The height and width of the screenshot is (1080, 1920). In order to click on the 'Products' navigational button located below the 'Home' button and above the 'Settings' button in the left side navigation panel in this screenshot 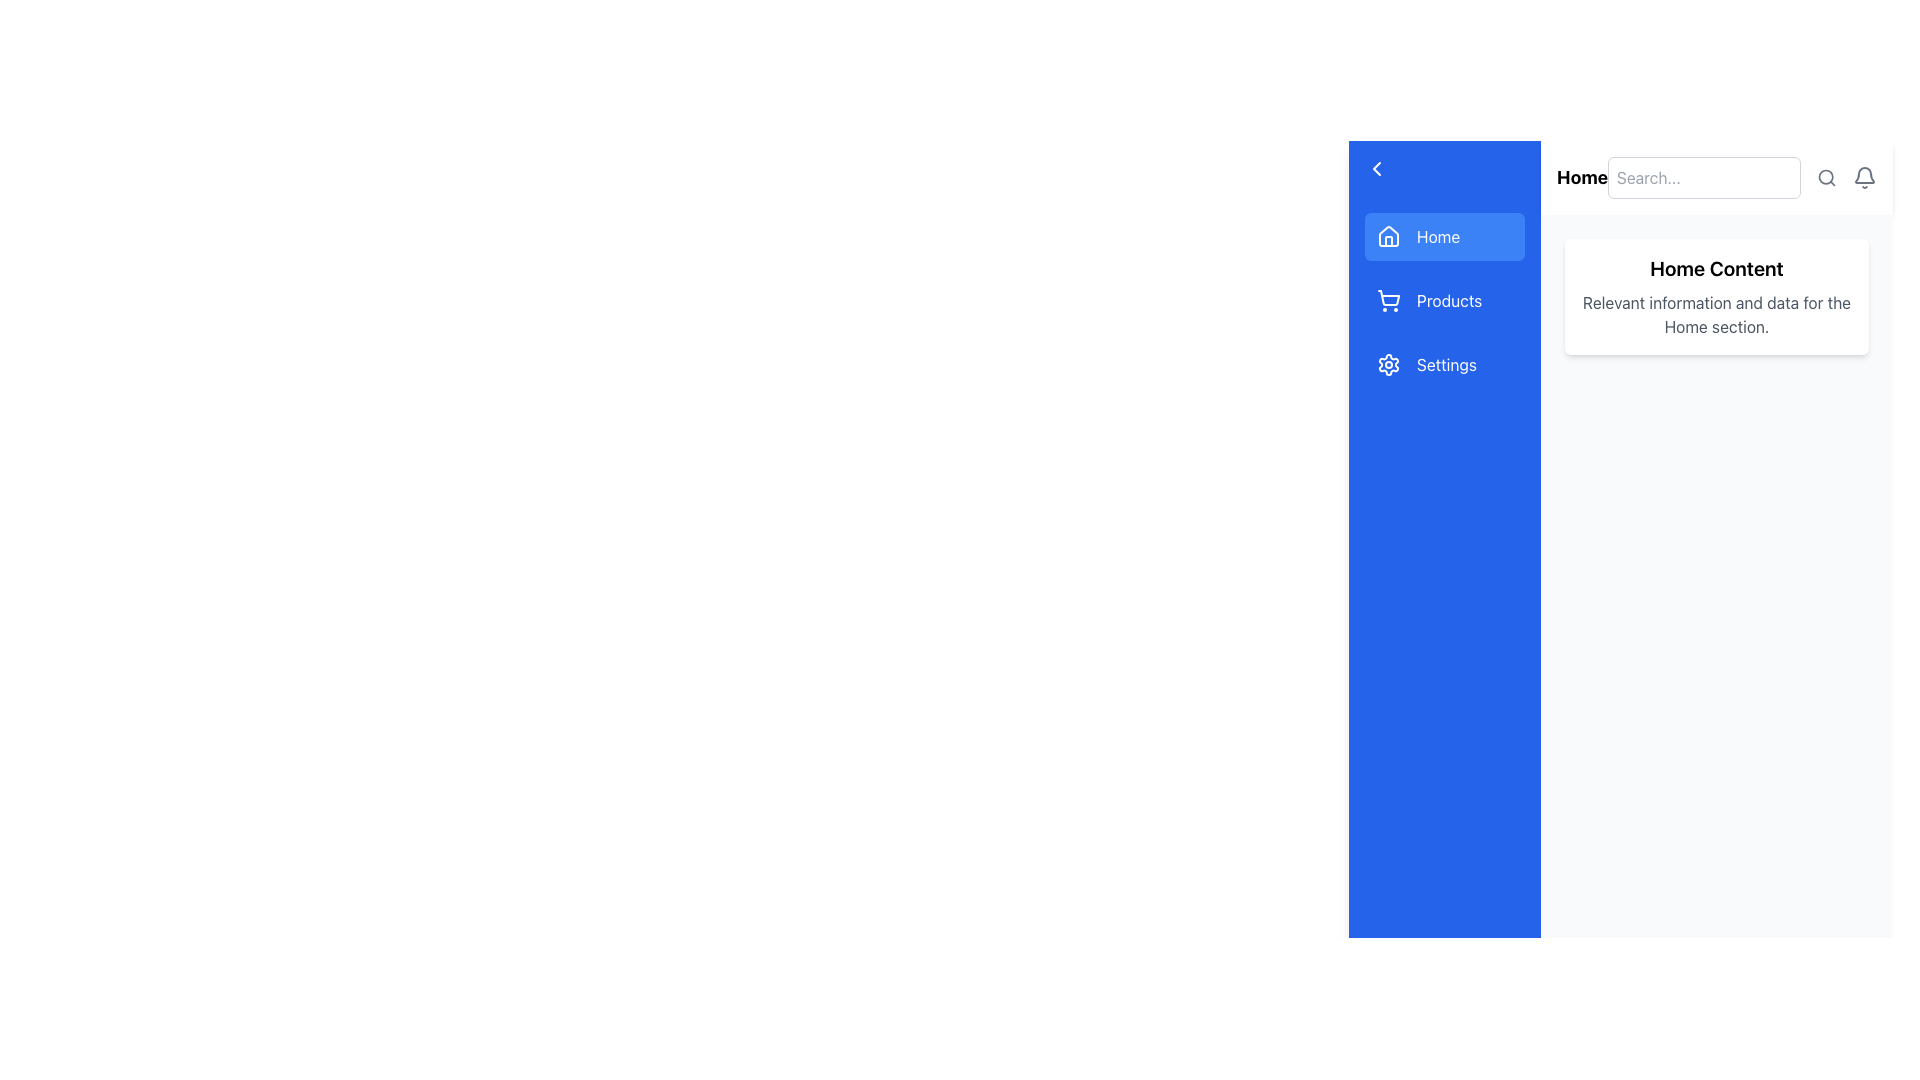, I will do `click(1444, 300)`.